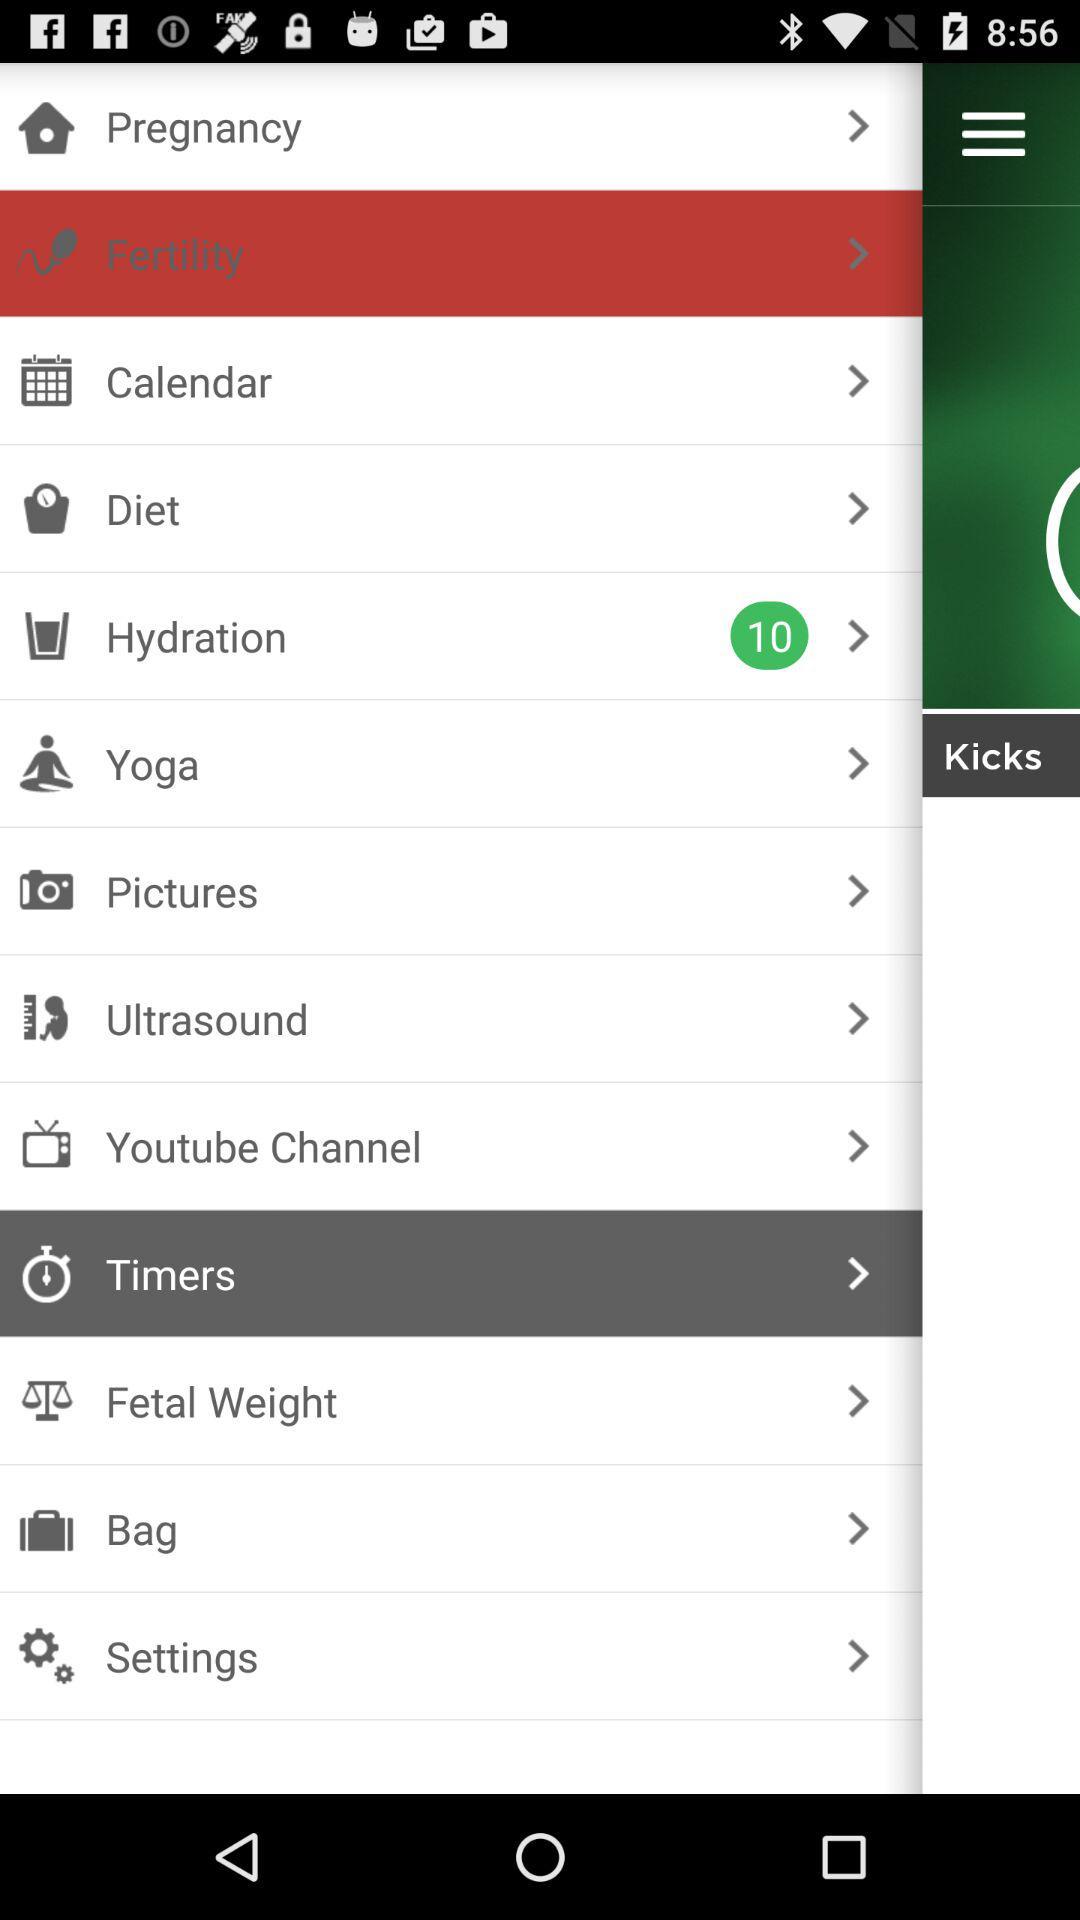  I want to click on the icon which is before ultrasound on the page, so click(45, 1018).